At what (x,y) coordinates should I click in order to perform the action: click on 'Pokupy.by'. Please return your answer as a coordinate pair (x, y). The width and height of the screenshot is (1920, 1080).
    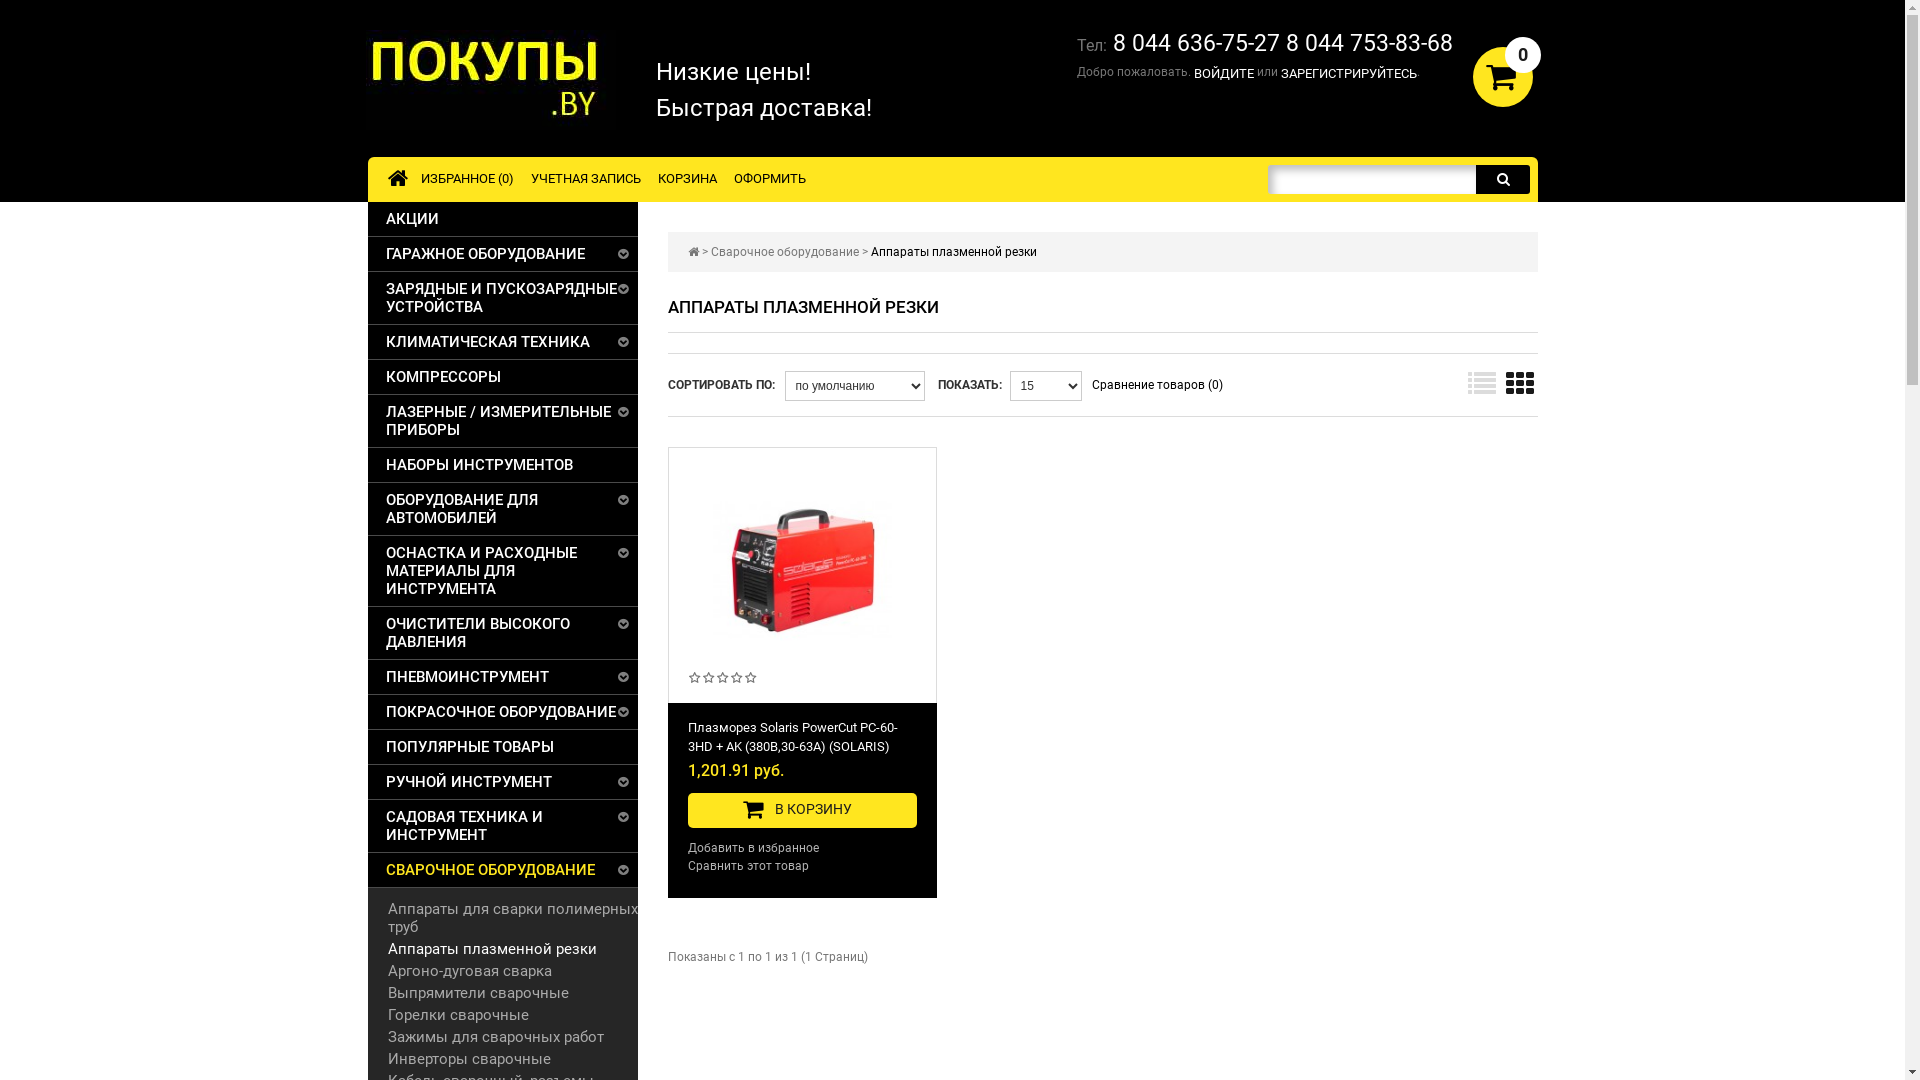
    Looking at the image, I should click on (490, 79).